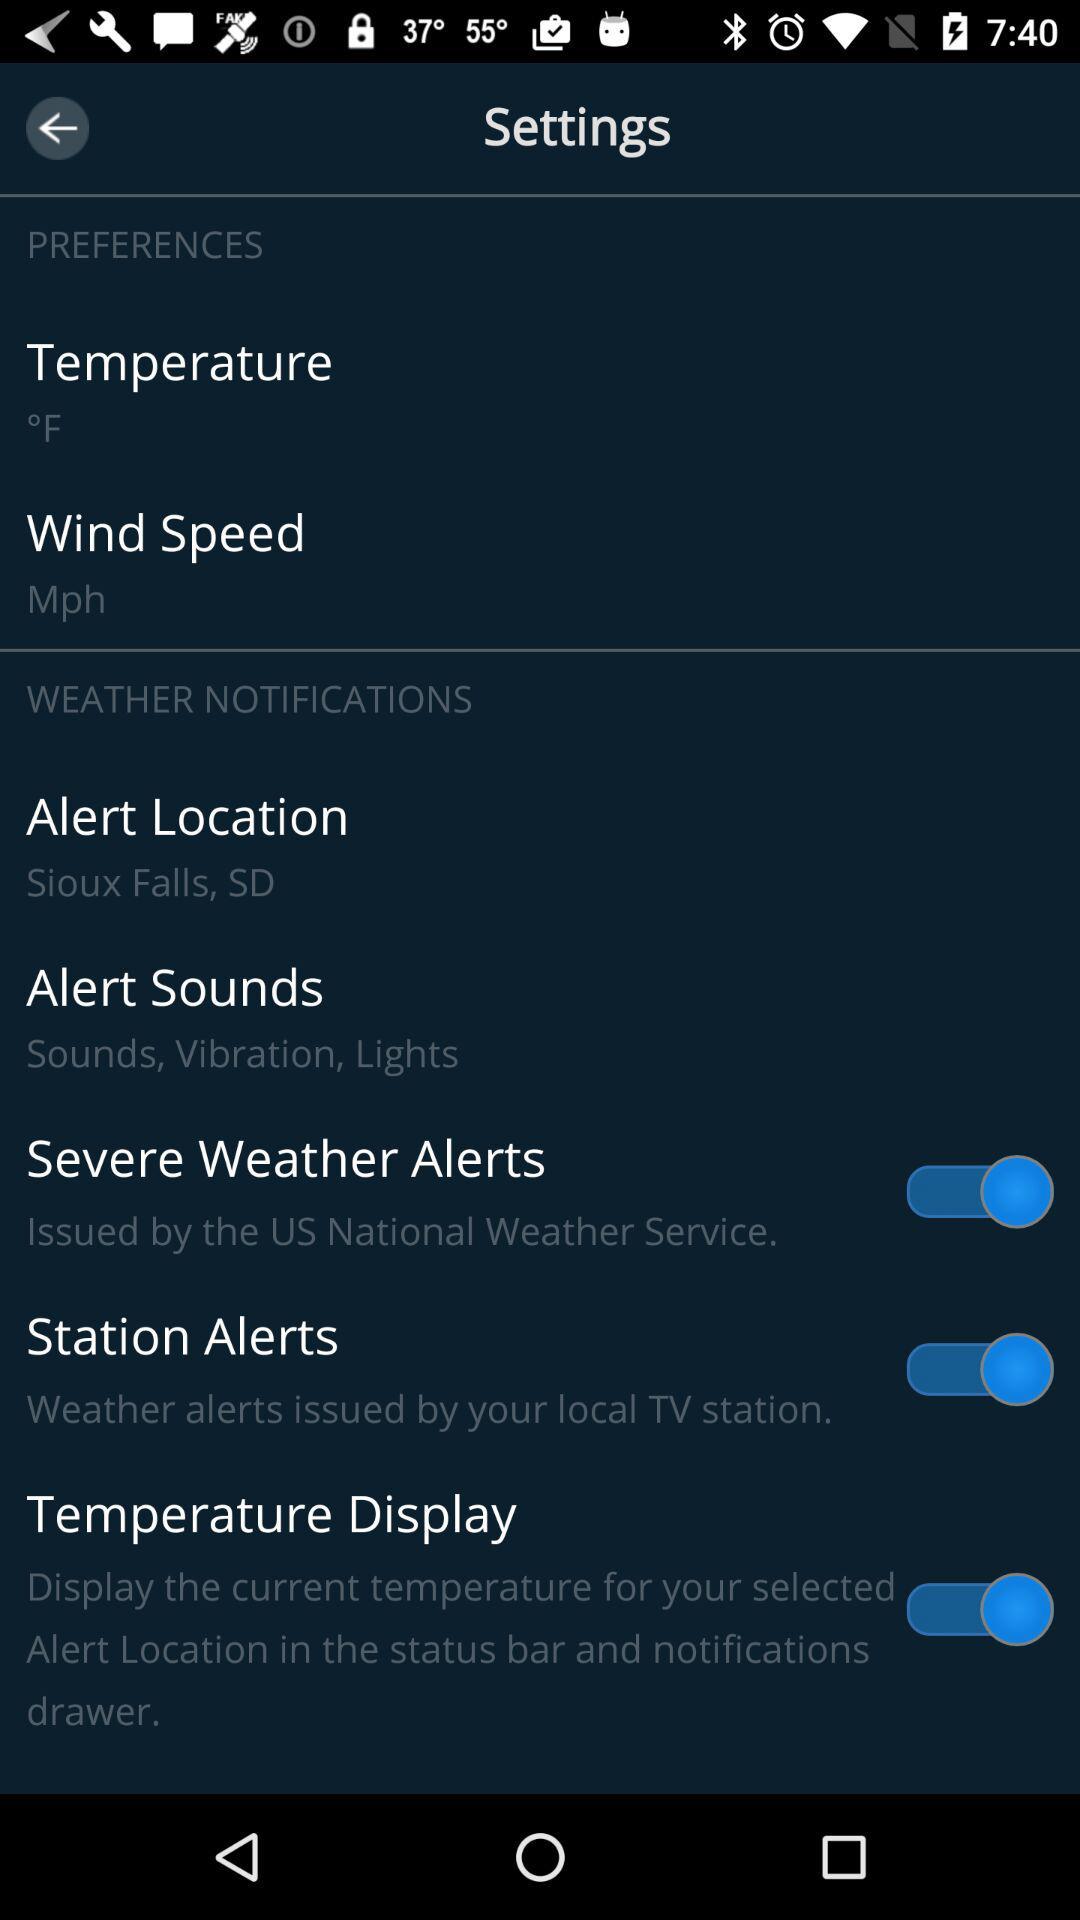 The width and height of the screenshot is (1080, 1920). What do you see at coordinates (540, 1017) in the screenshot?
I see `alert sounds sounds icon` at bounding box center [540, 1017].